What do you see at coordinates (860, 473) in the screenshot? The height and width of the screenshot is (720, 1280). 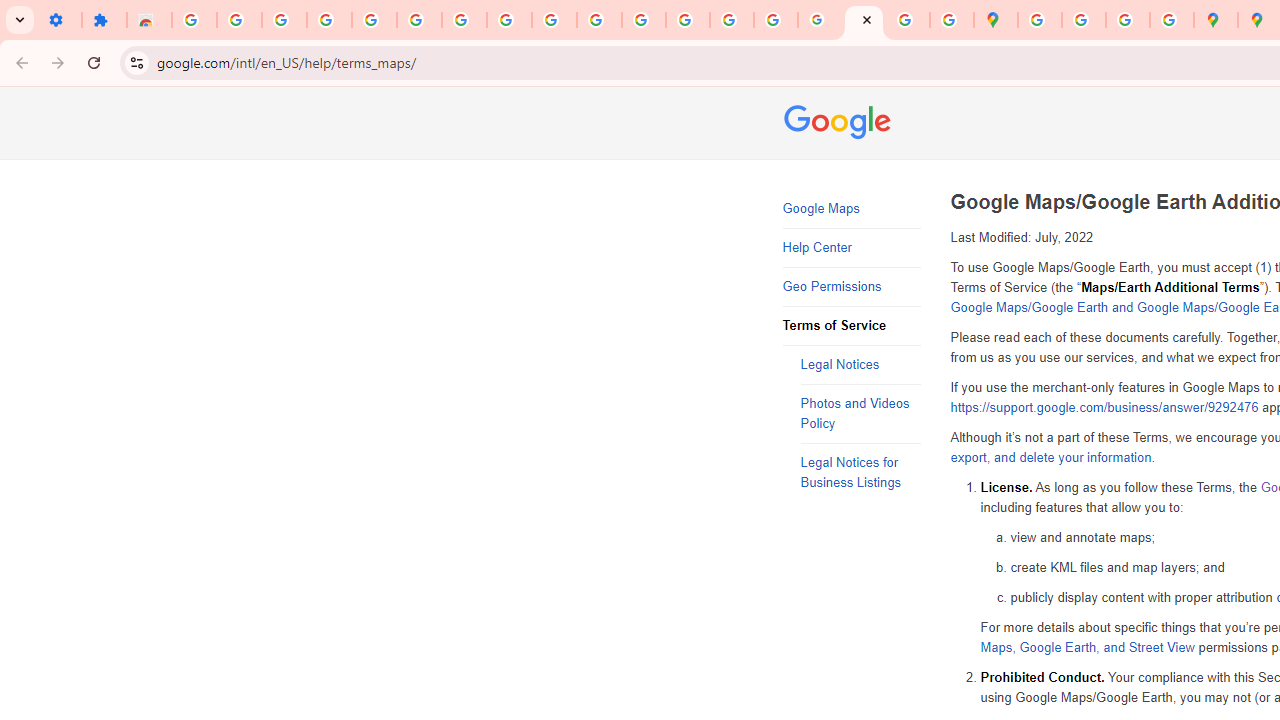 I see `'Legal Notices for Business Listings'` at bounding box center [860, 473].